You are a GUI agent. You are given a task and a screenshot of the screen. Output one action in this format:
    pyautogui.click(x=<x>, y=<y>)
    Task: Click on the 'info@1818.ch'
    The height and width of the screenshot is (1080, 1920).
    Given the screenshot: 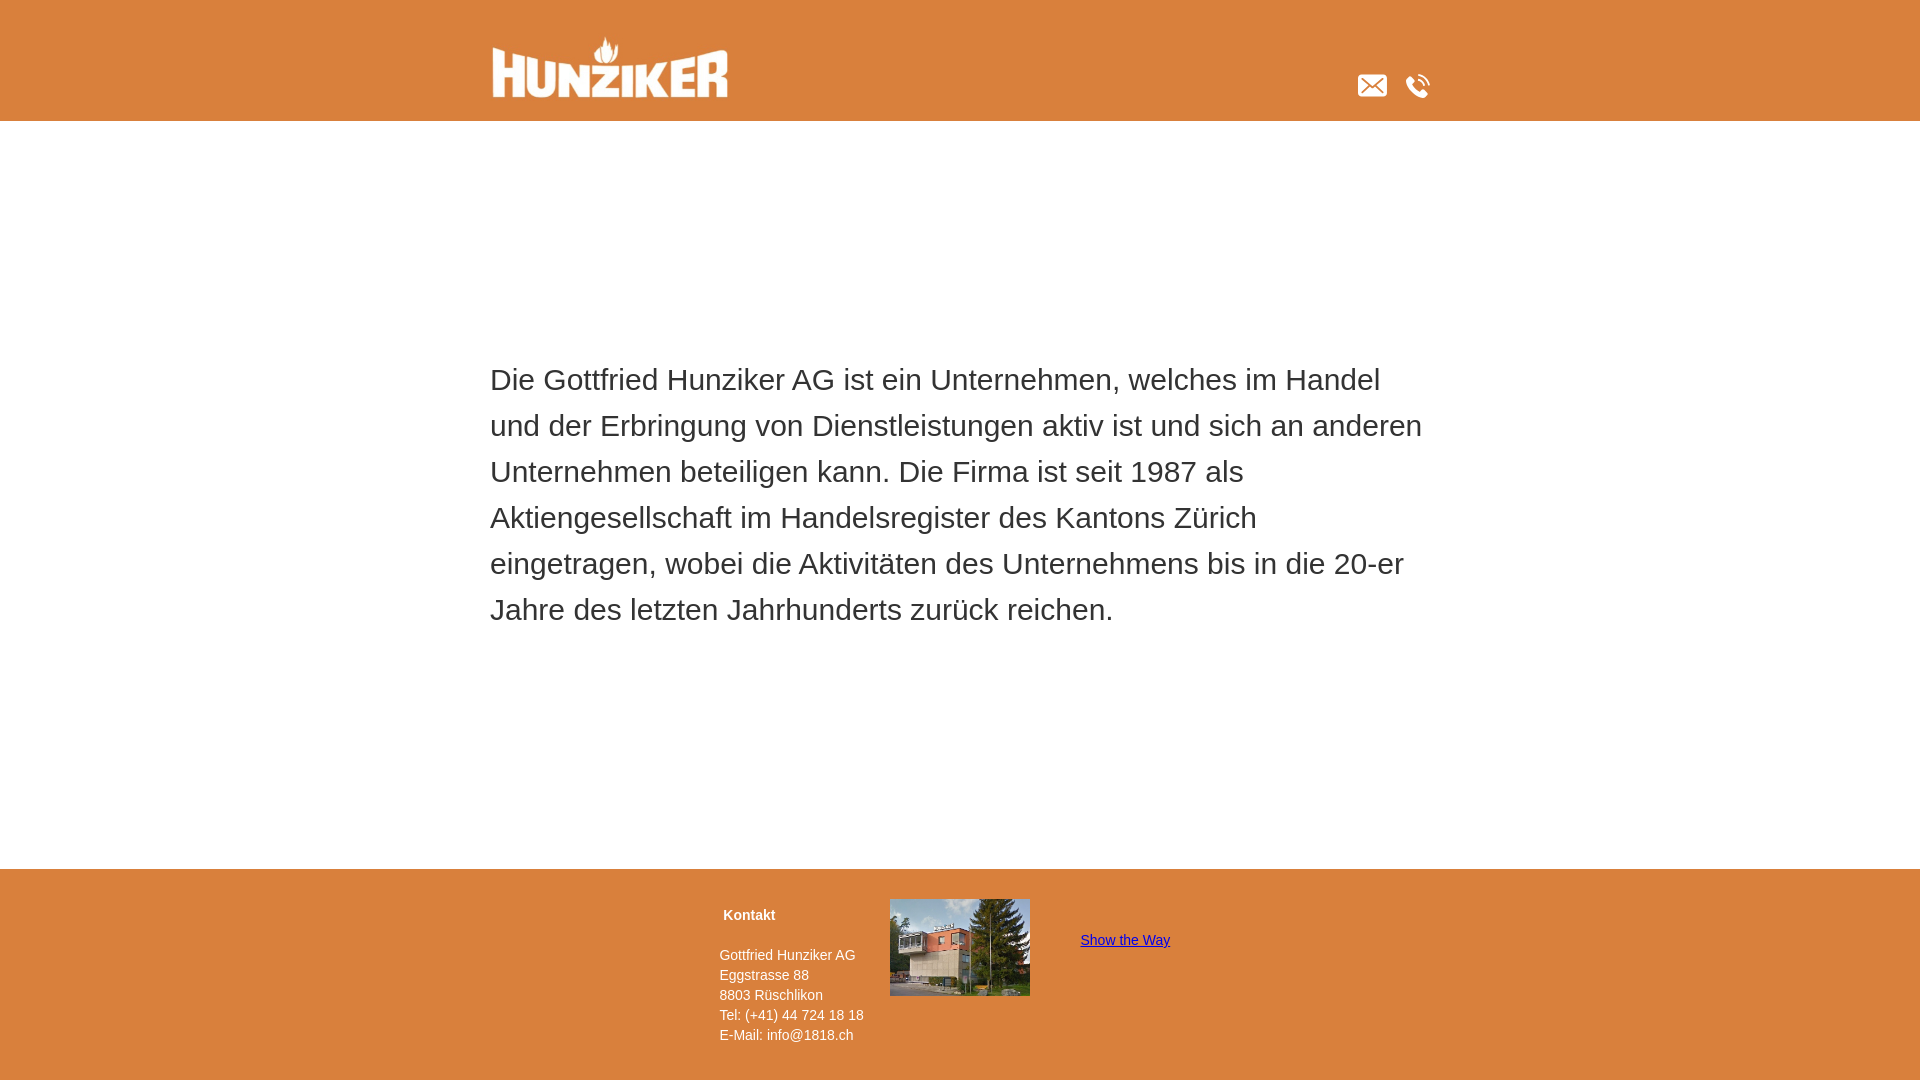 What is the action you would take?
    pyautogui.click(x=810, y=1034)
    